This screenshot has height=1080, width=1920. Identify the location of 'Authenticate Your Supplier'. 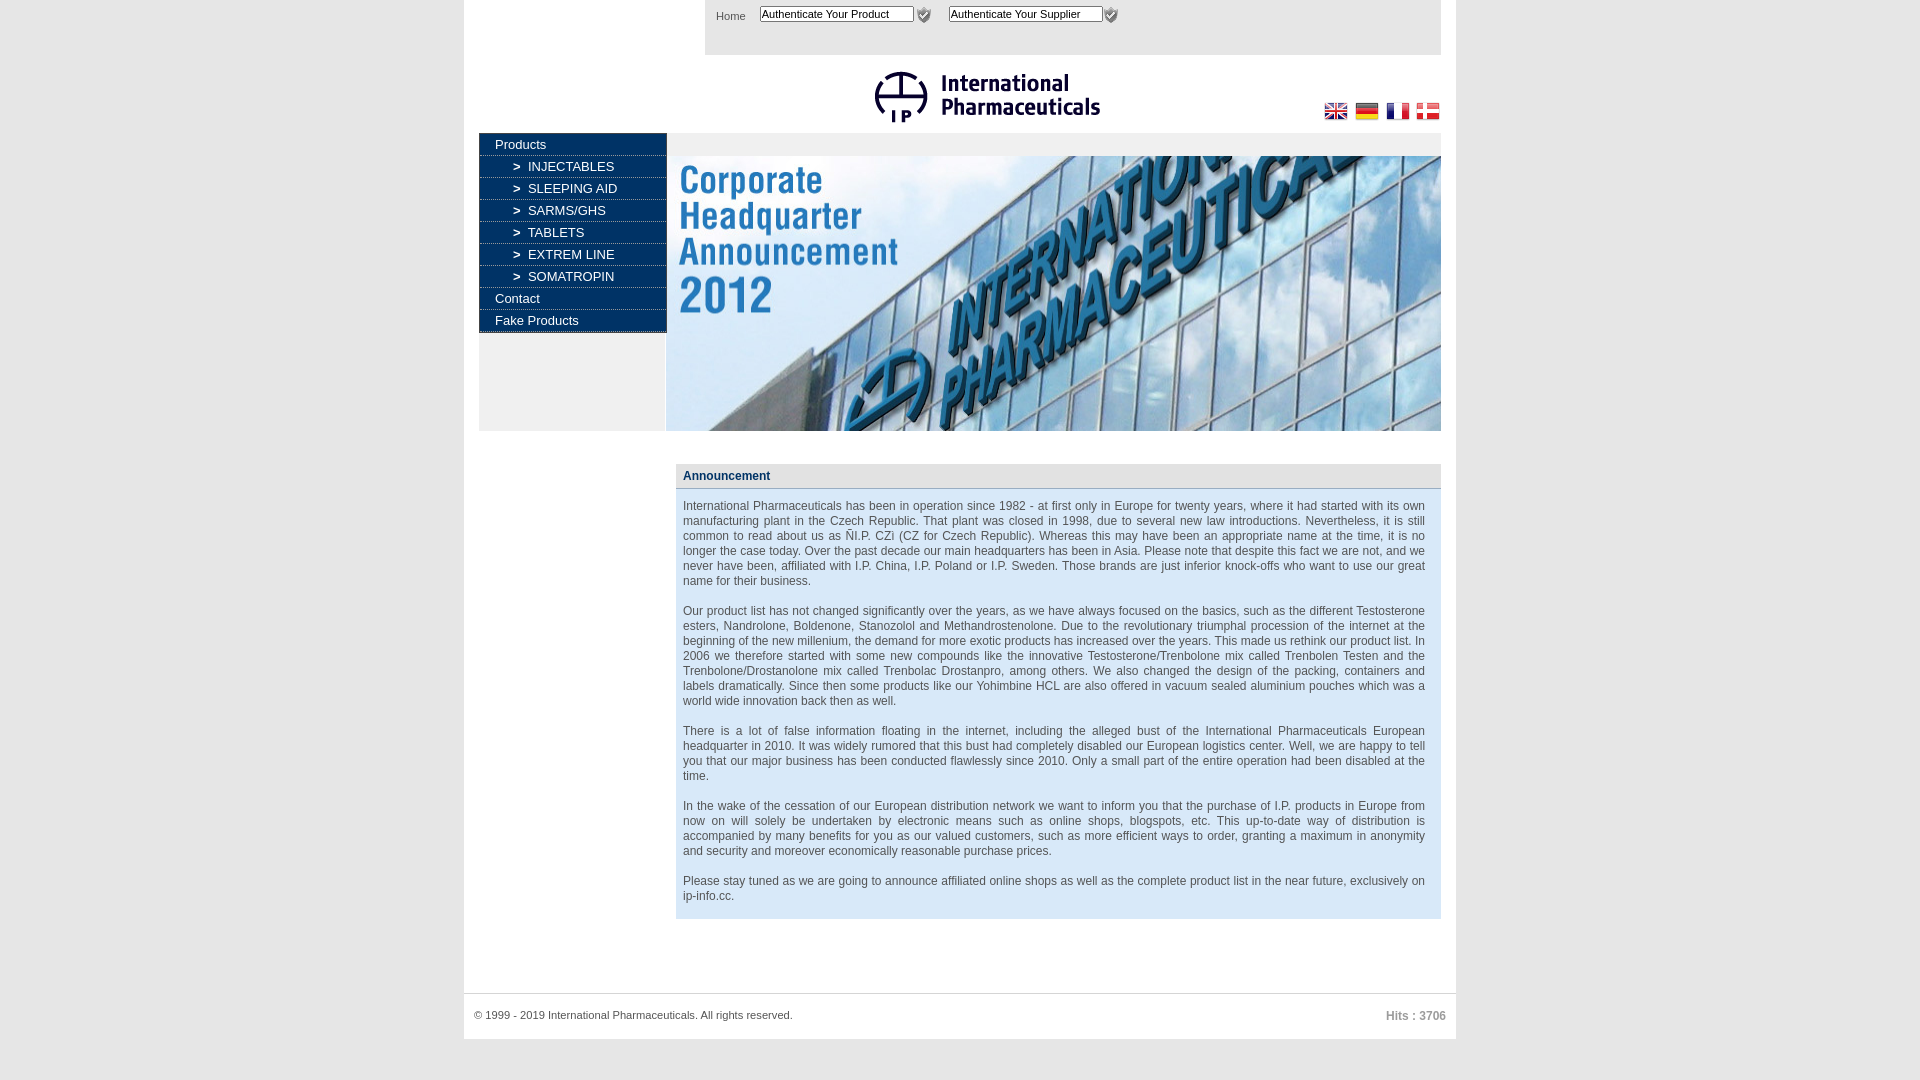
(1026, 14).